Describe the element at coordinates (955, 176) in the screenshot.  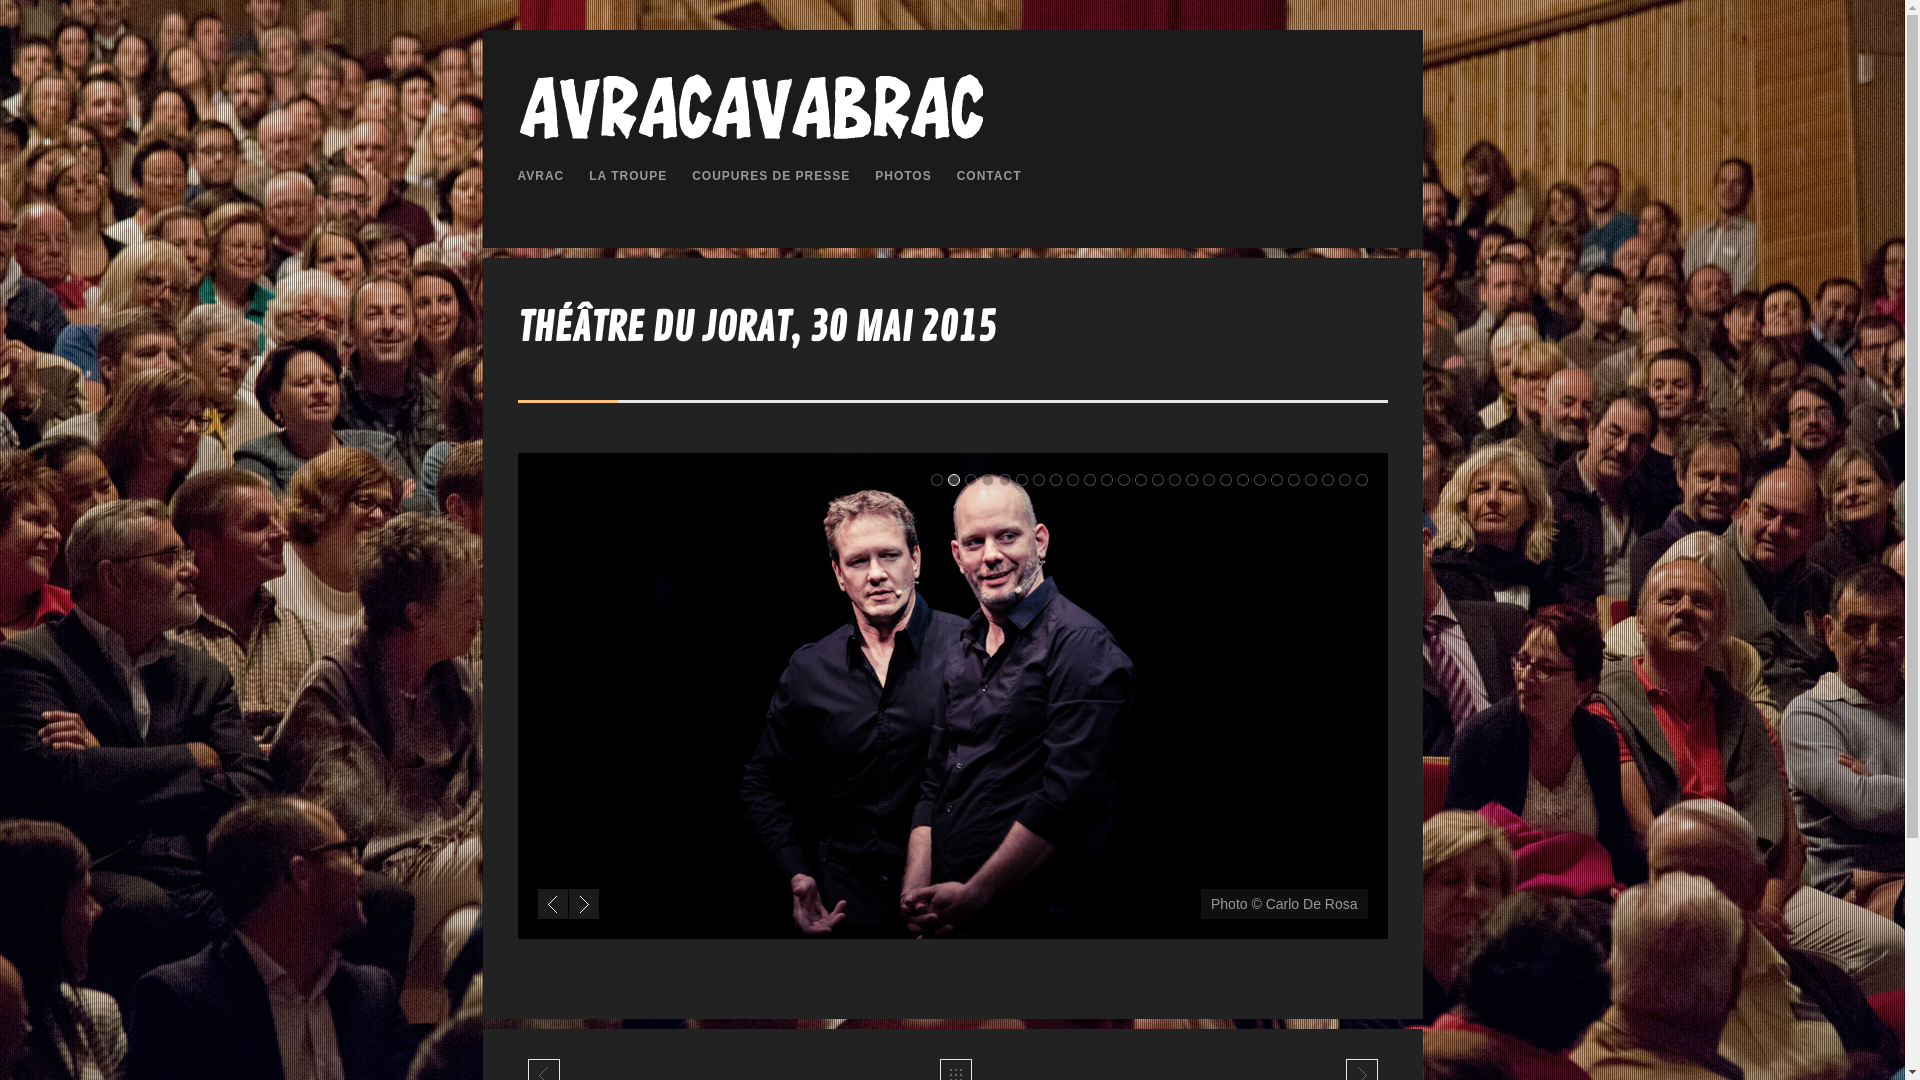
I see `'CONTACT'` at that location.